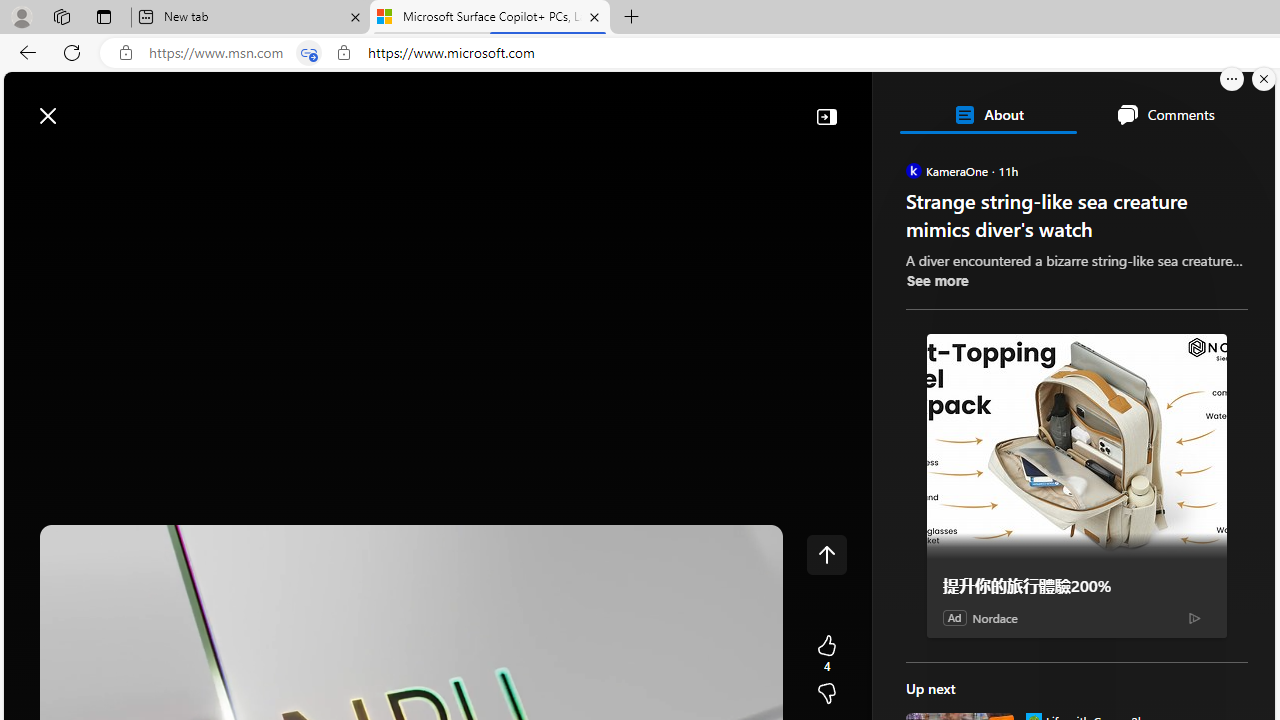 The height and width of the screenshot is (720, 1280). What do you see at coordinates (987, 114) in the screenshot?
I see `'About'` at bounding box center [987, 114].